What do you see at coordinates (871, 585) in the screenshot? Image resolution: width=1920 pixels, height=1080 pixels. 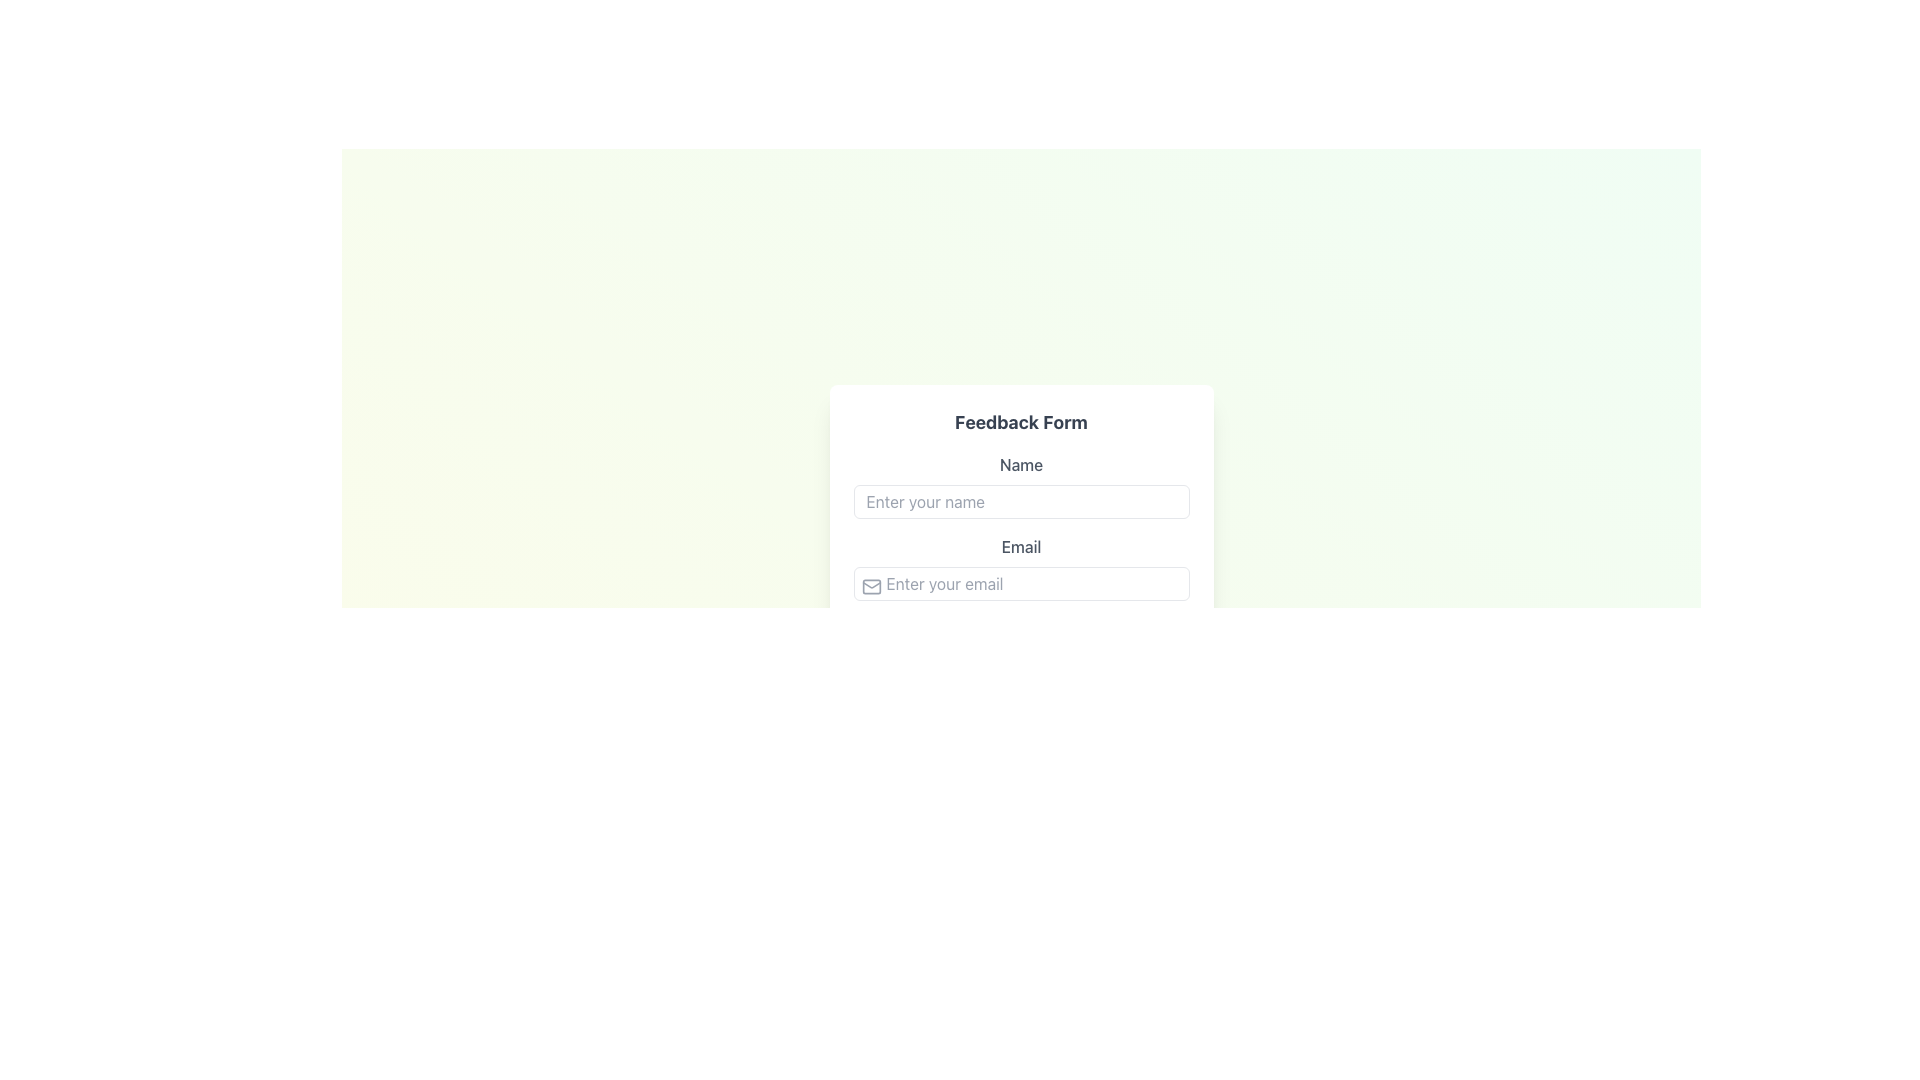 I see `the mail envelope icon, which is outlined with a box for the envelope body and a triangular flap, located on the left margin inside the email input field` at bounding box center [871, 585].